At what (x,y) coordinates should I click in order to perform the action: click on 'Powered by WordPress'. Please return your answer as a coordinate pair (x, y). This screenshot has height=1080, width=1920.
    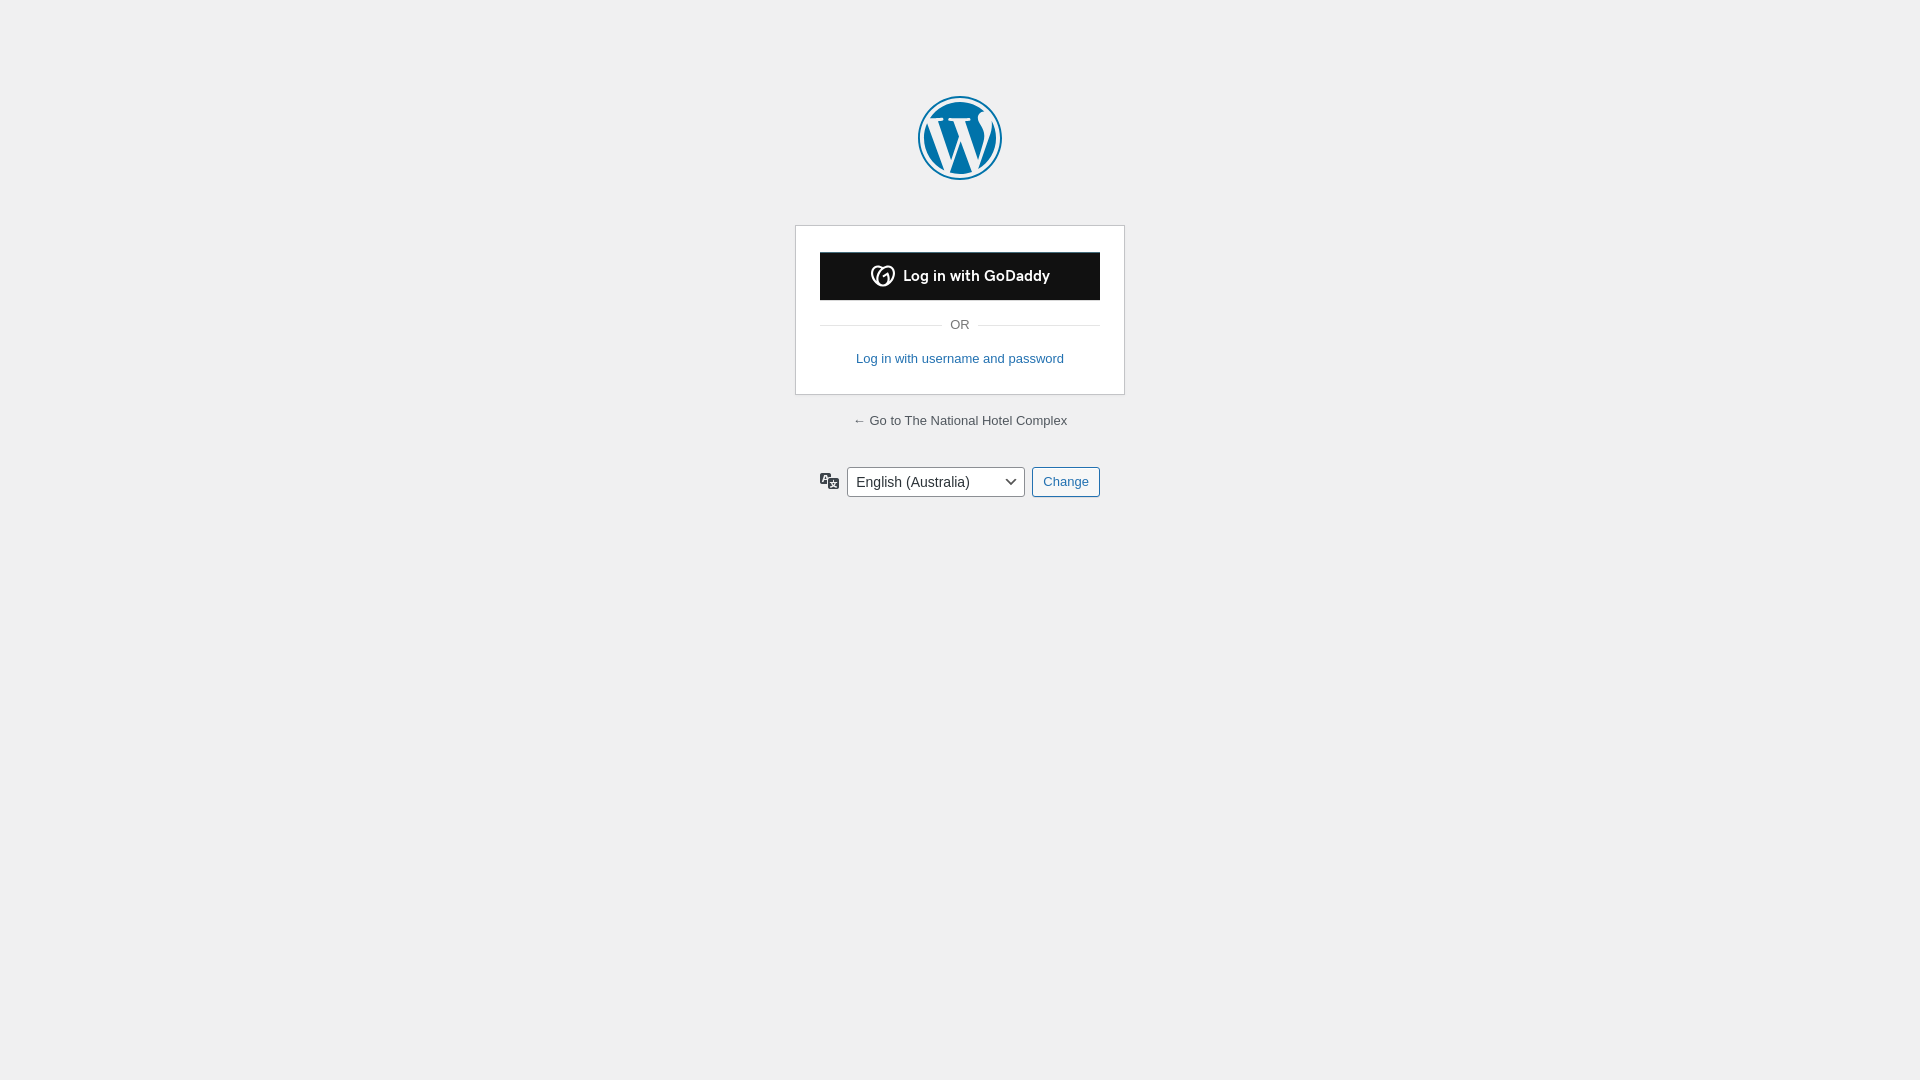
    Looking at the image, I should click on (960, 137).